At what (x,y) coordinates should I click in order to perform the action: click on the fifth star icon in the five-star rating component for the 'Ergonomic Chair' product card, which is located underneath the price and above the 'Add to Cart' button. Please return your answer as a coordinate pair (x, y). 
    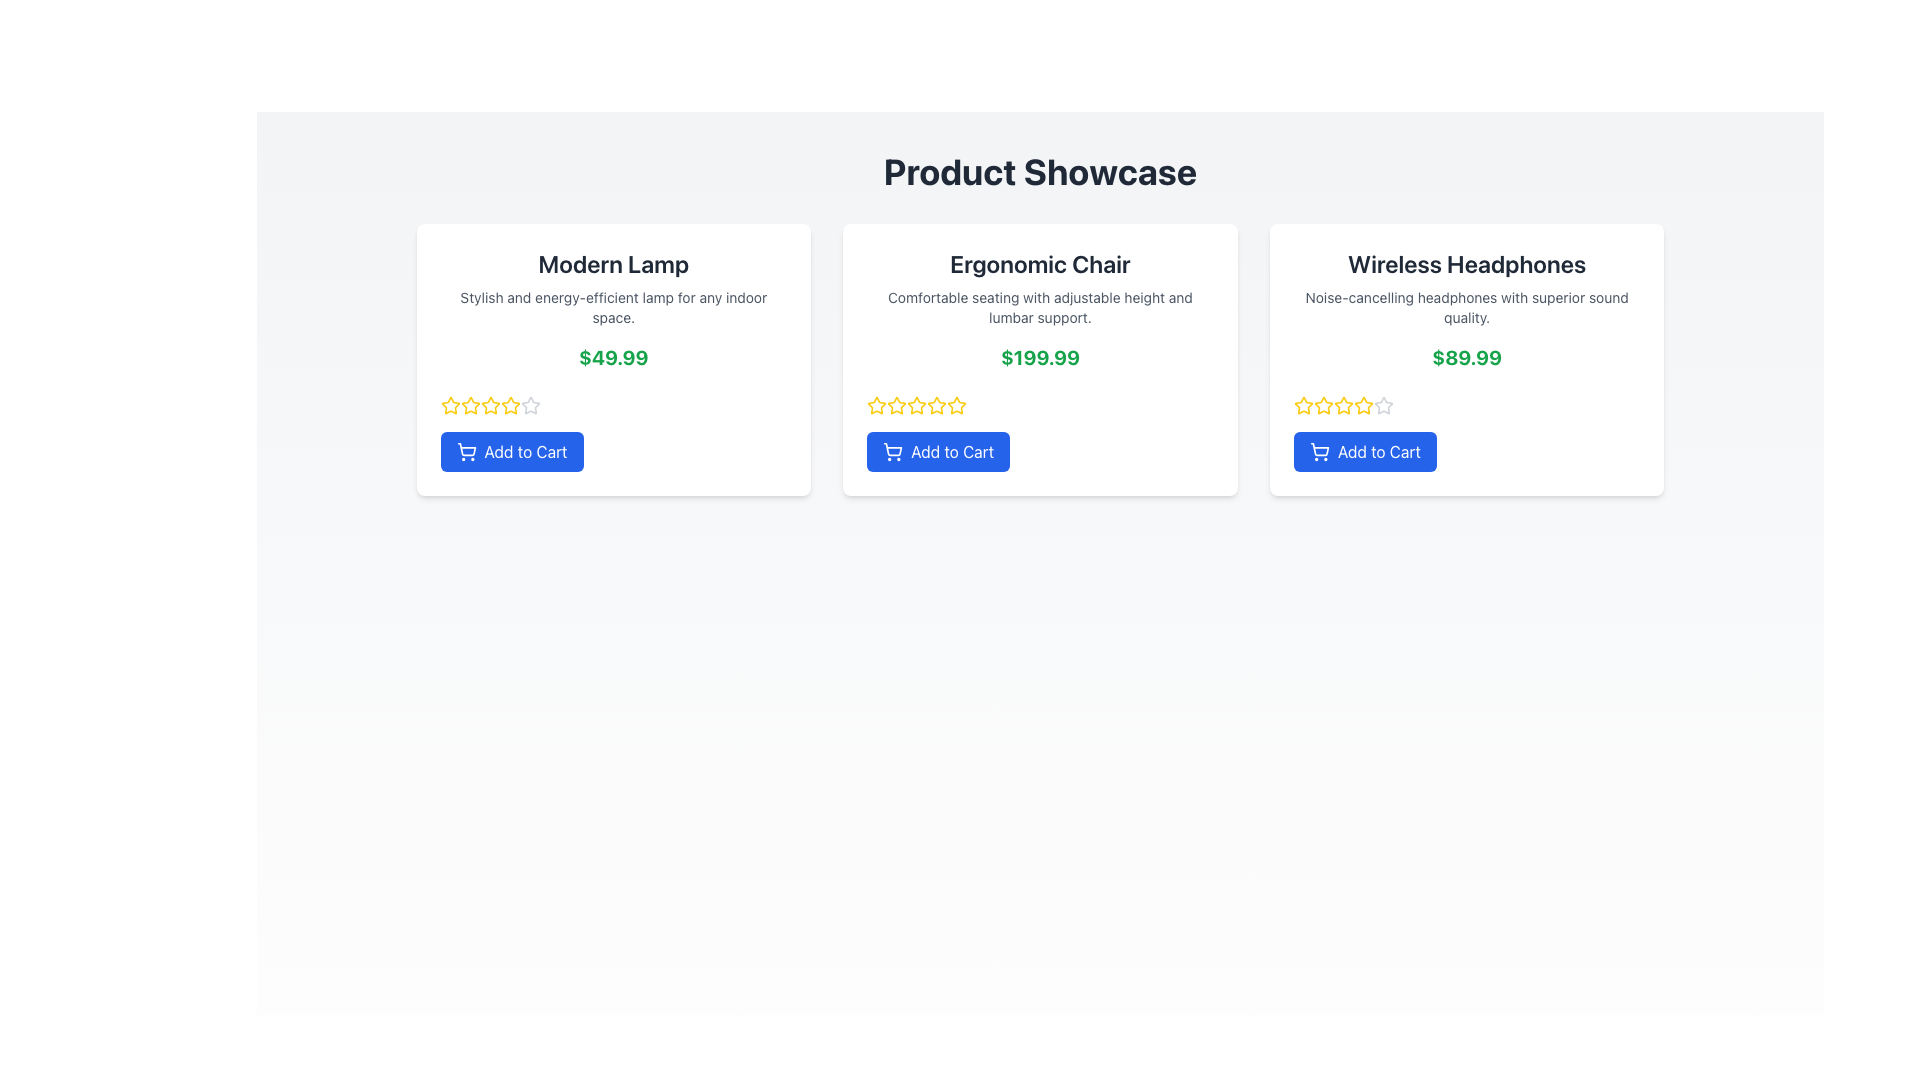
    Looking at the image, I should click on (956, 405).